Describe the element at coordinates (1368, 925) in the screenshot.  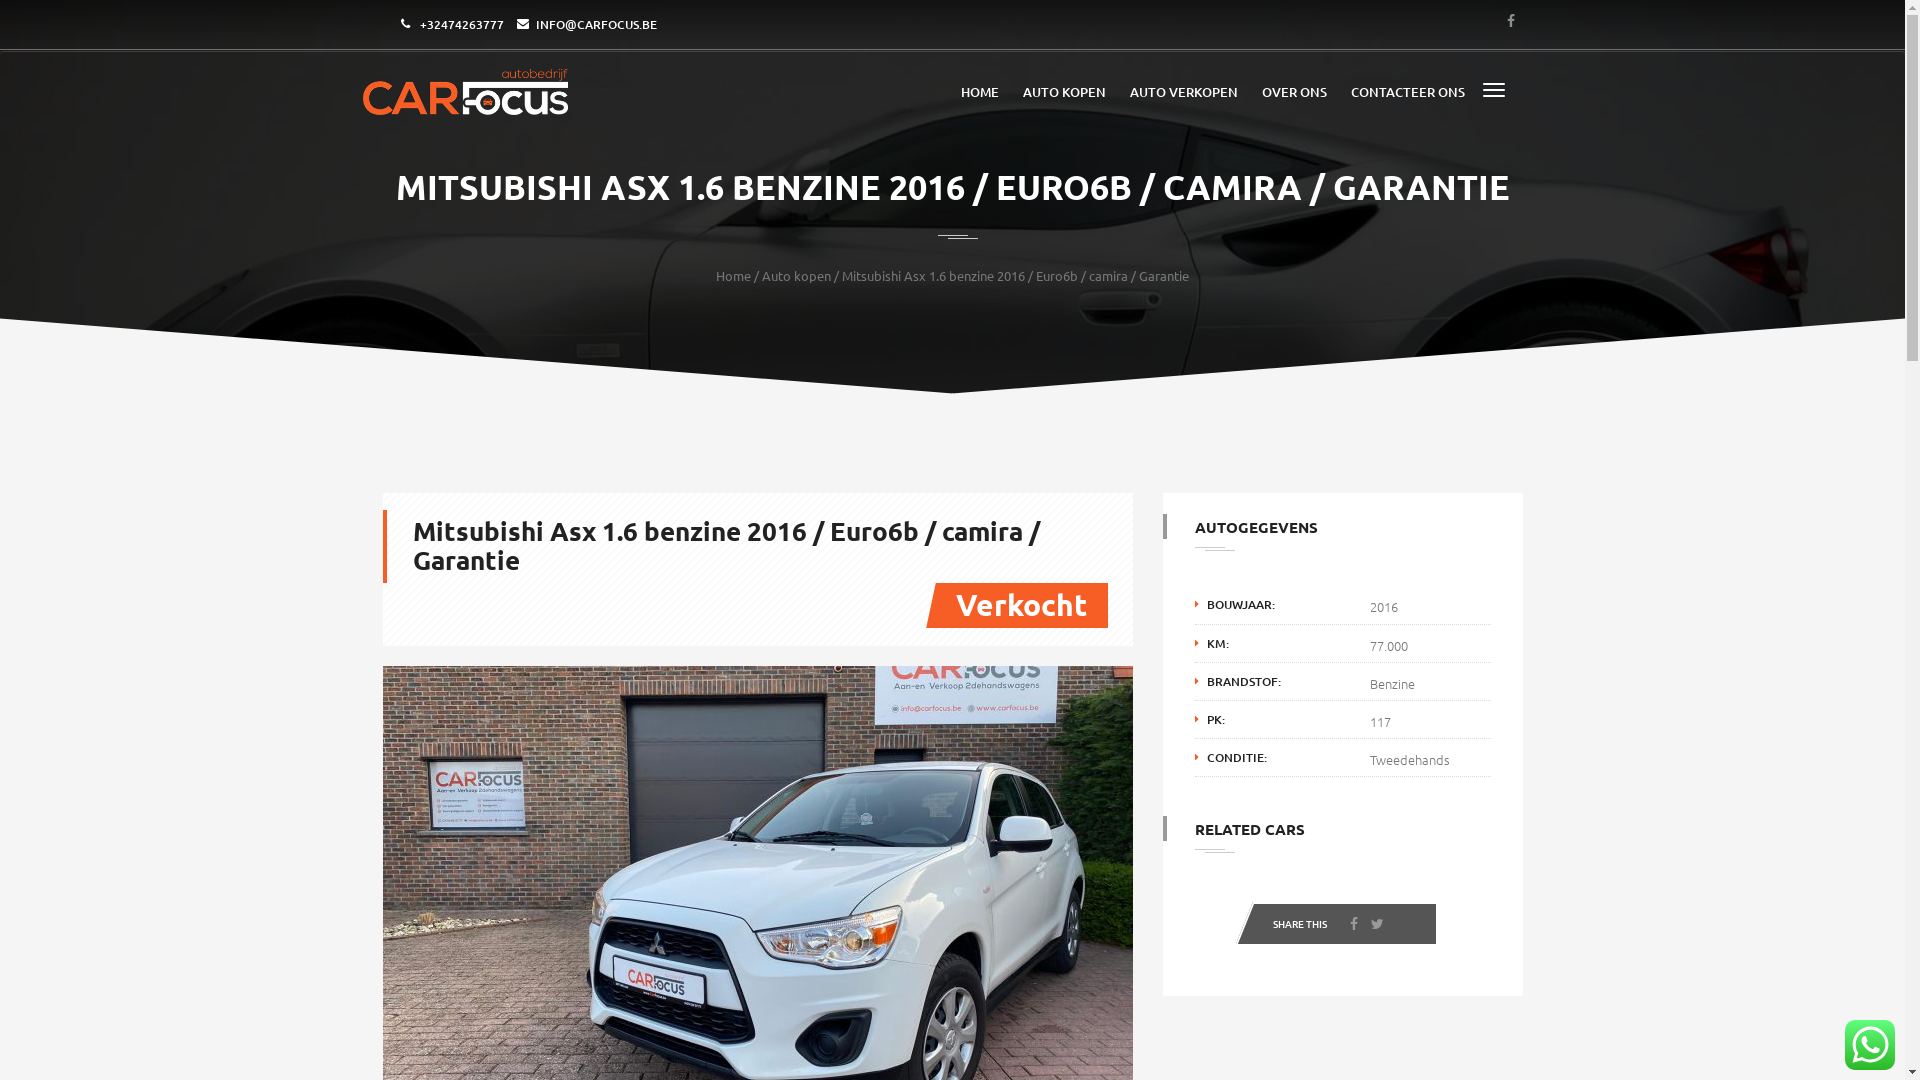
I see `'Twitter'` at that location.